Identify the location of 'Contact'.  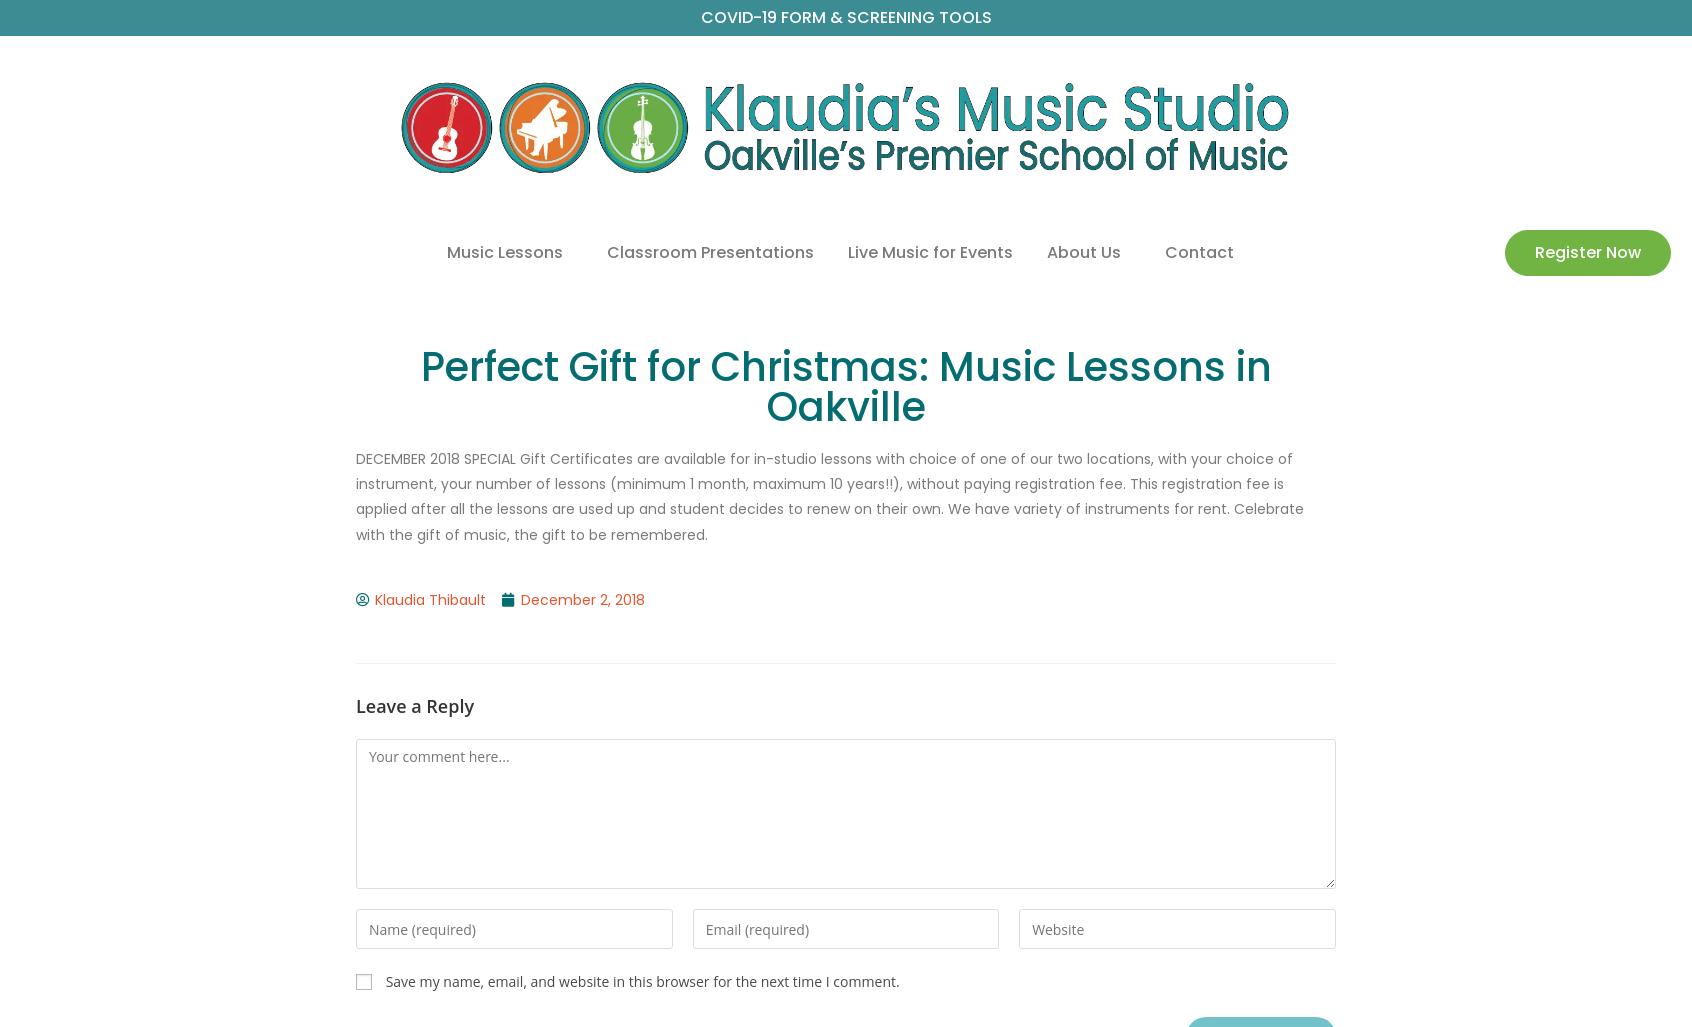
(1197, 252).